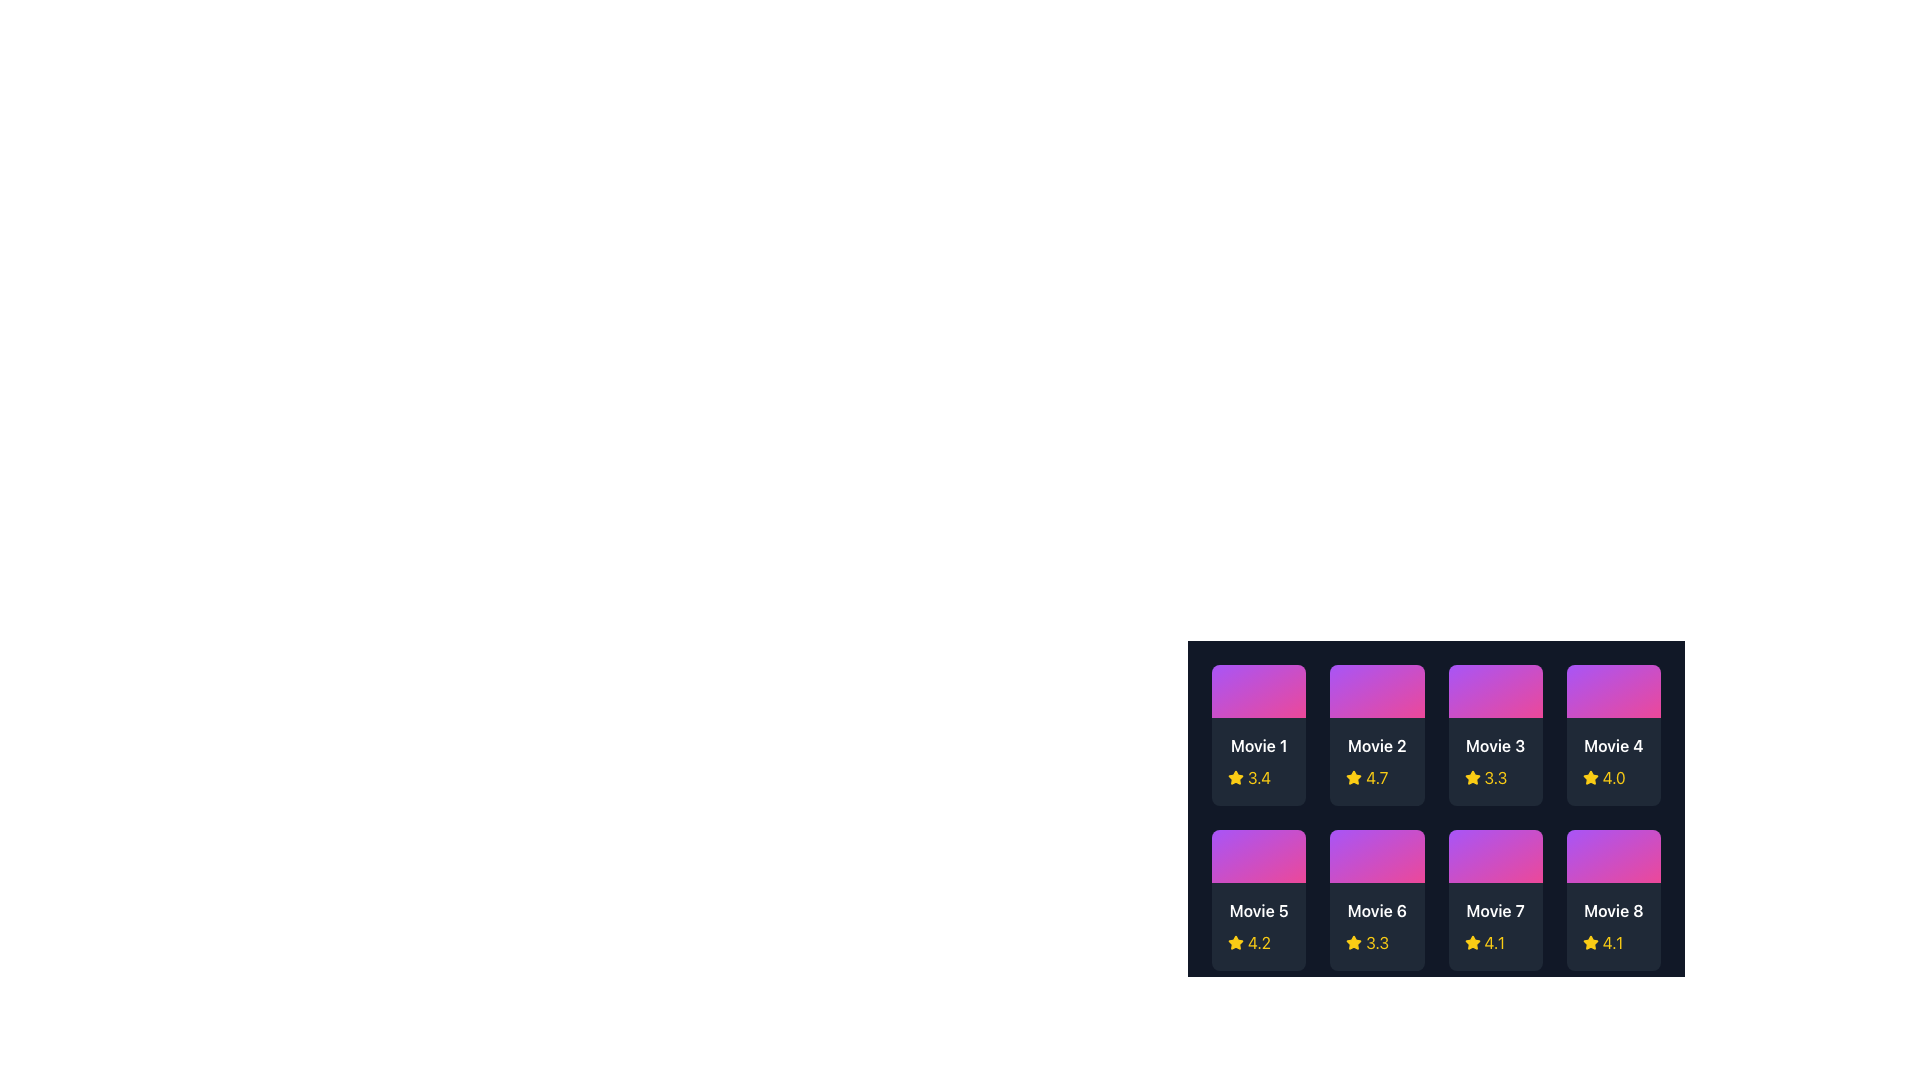 The image size is (1920, 1080). What do you see at coordinates (1544, 1022) in the screenshot?
I see `the navigation button located at the lower middle area of the display, on the far right side` at bounding box center [1544, 1022].